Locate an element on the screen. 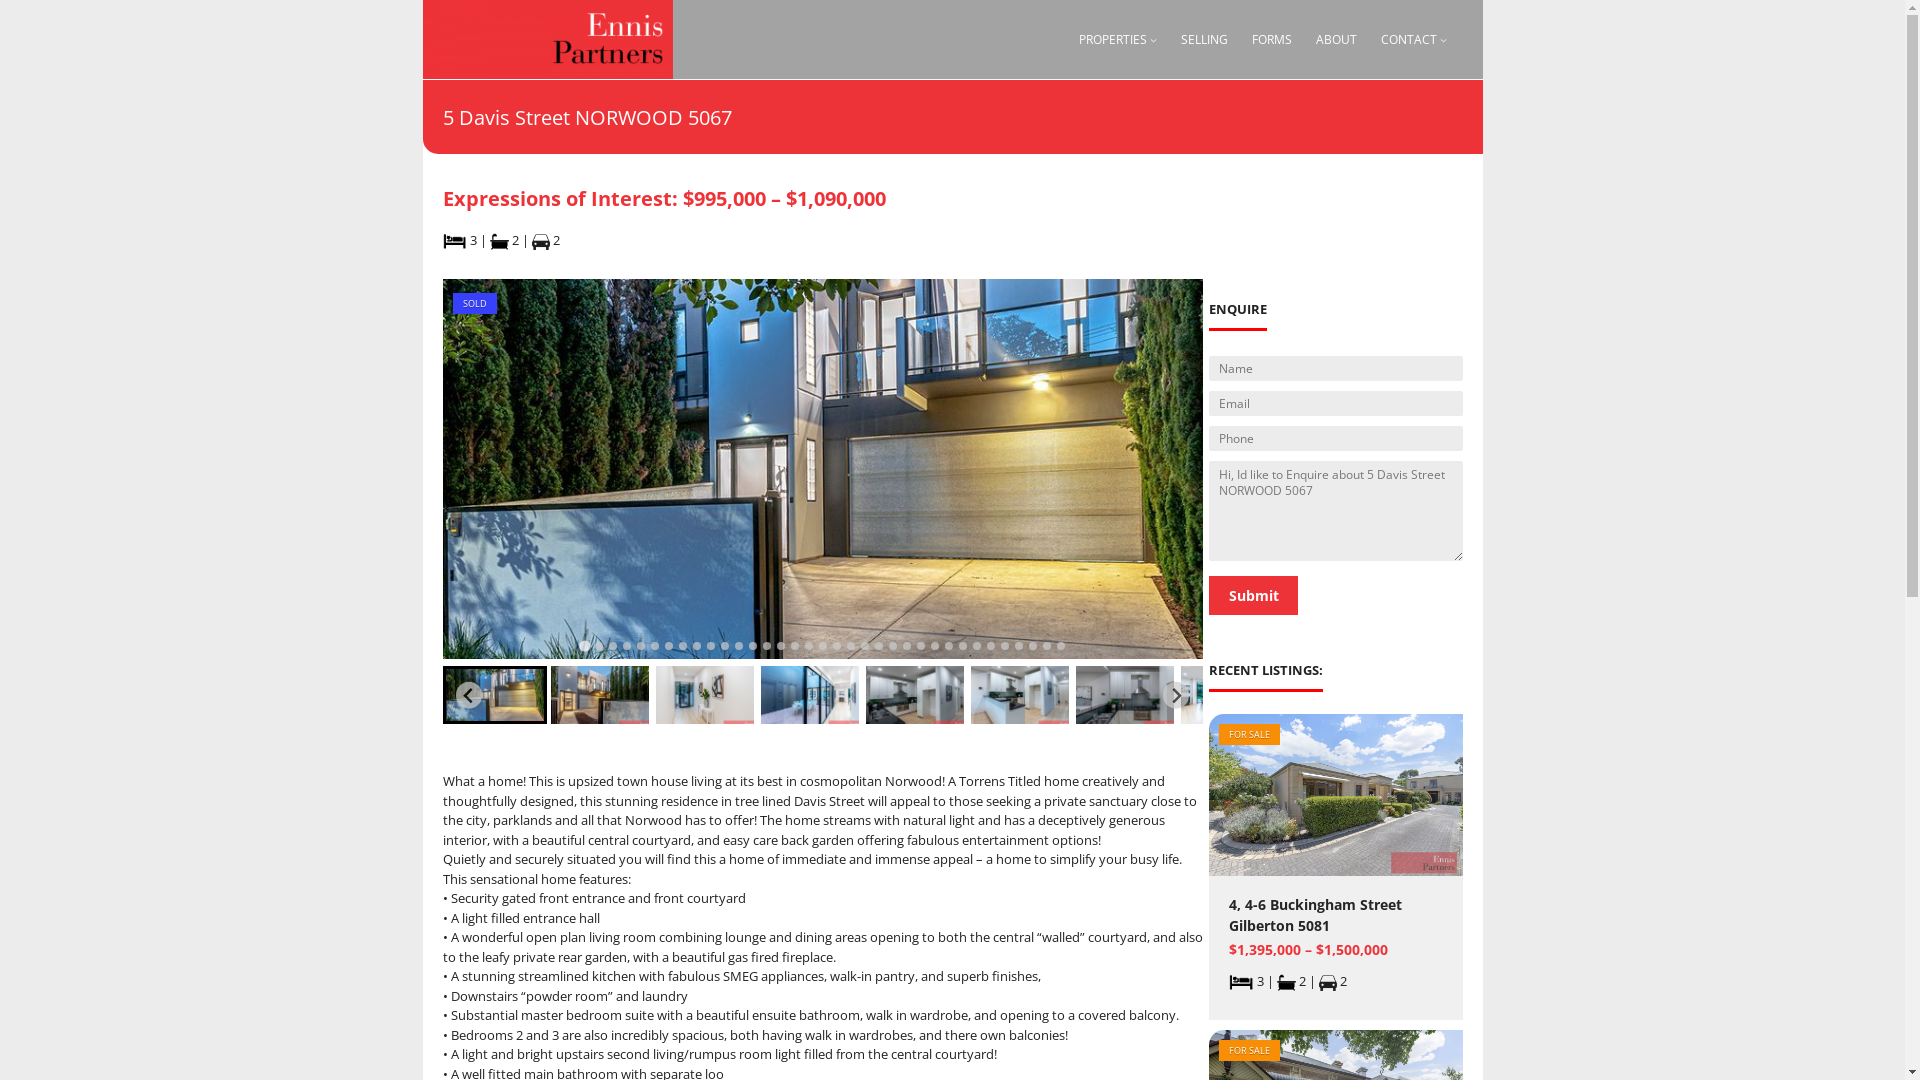 Image resolution: width=1920 pixels, height=1080 pixels. 'PROPERTIES' is located at coordinates (1078, 39).